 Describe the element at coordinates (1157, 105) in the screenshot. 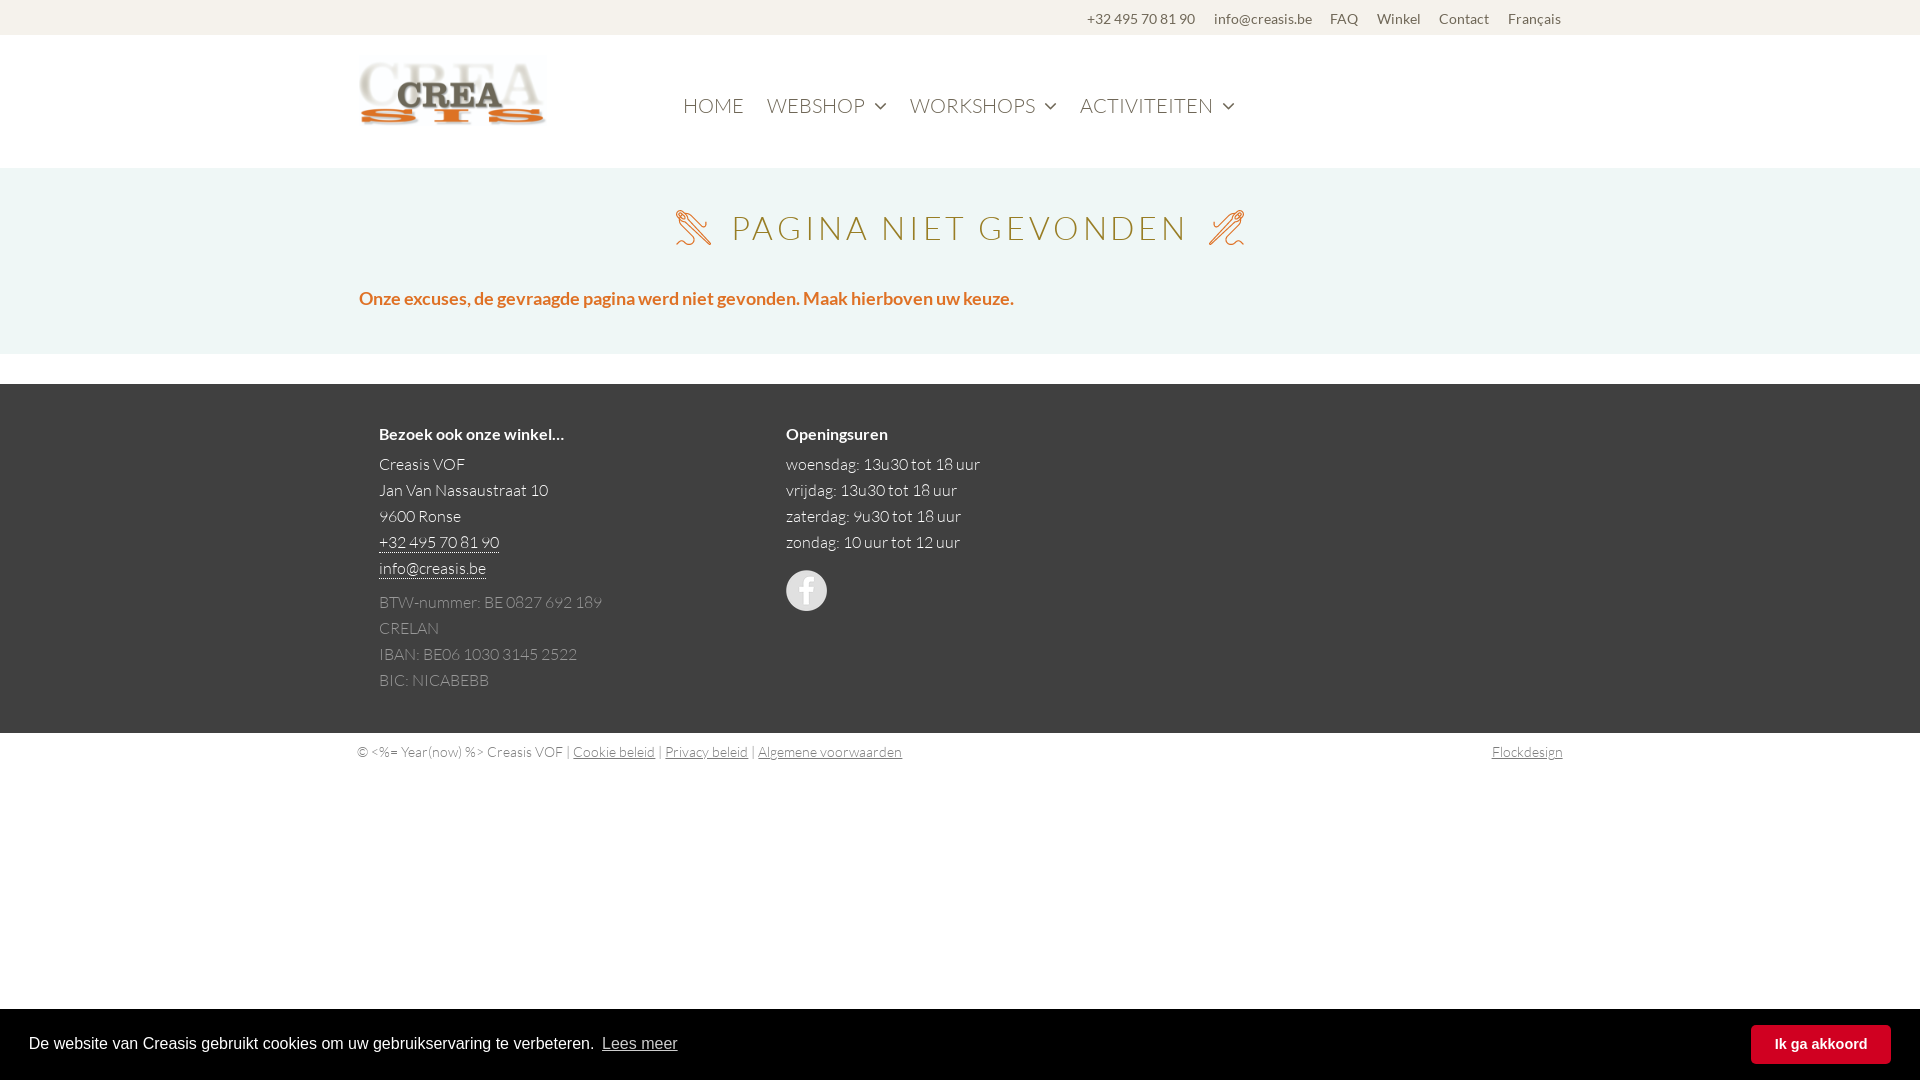

I see `'ACTIVITEITEN'` at that location.